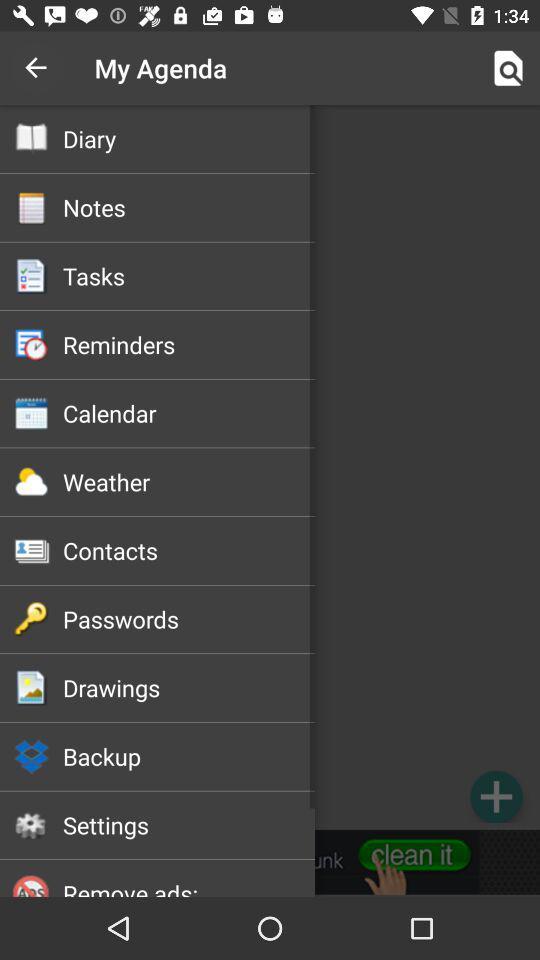  Describe the element at coordinates (189, 275) in the screenshot. I see `item below the notes` at that location.